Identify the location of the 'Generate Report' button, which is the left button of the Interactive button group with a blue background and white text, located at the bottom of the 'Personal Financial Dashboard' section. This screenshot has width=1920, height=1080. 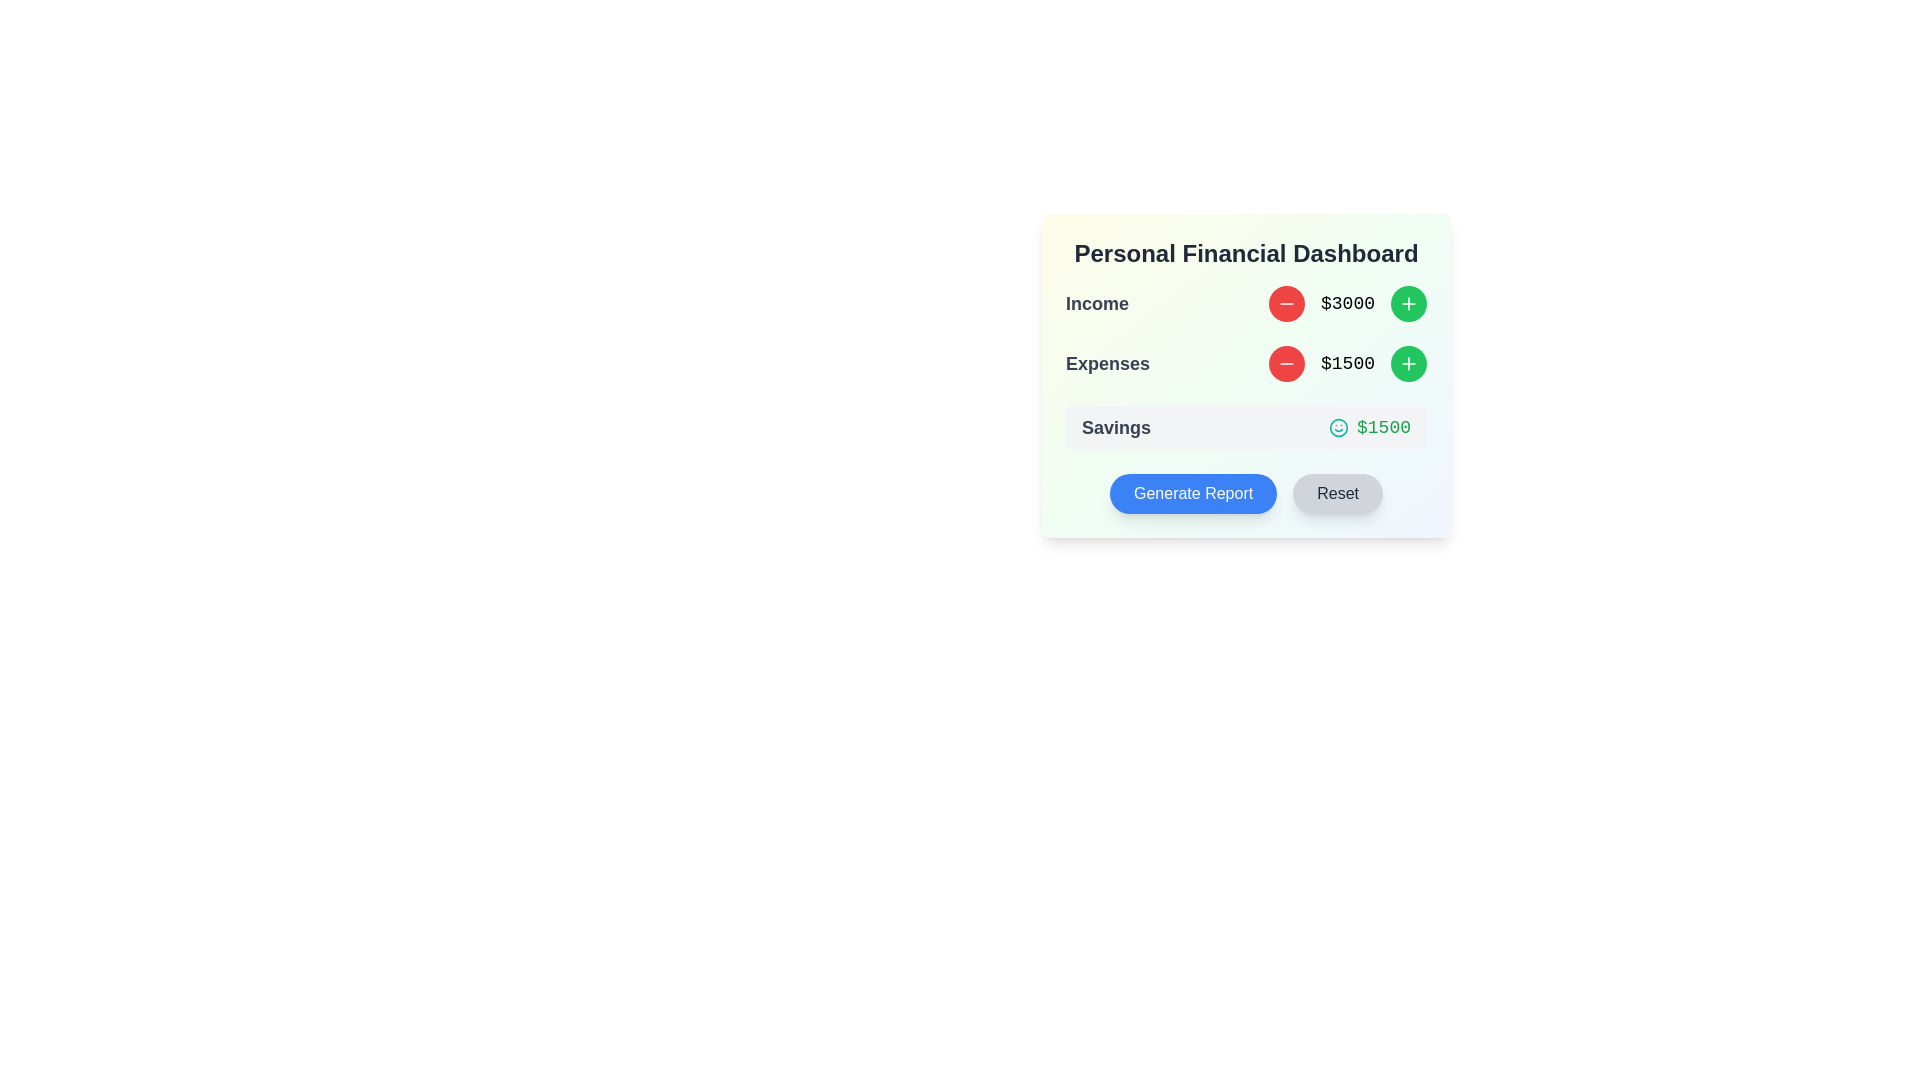
(1245, 493).